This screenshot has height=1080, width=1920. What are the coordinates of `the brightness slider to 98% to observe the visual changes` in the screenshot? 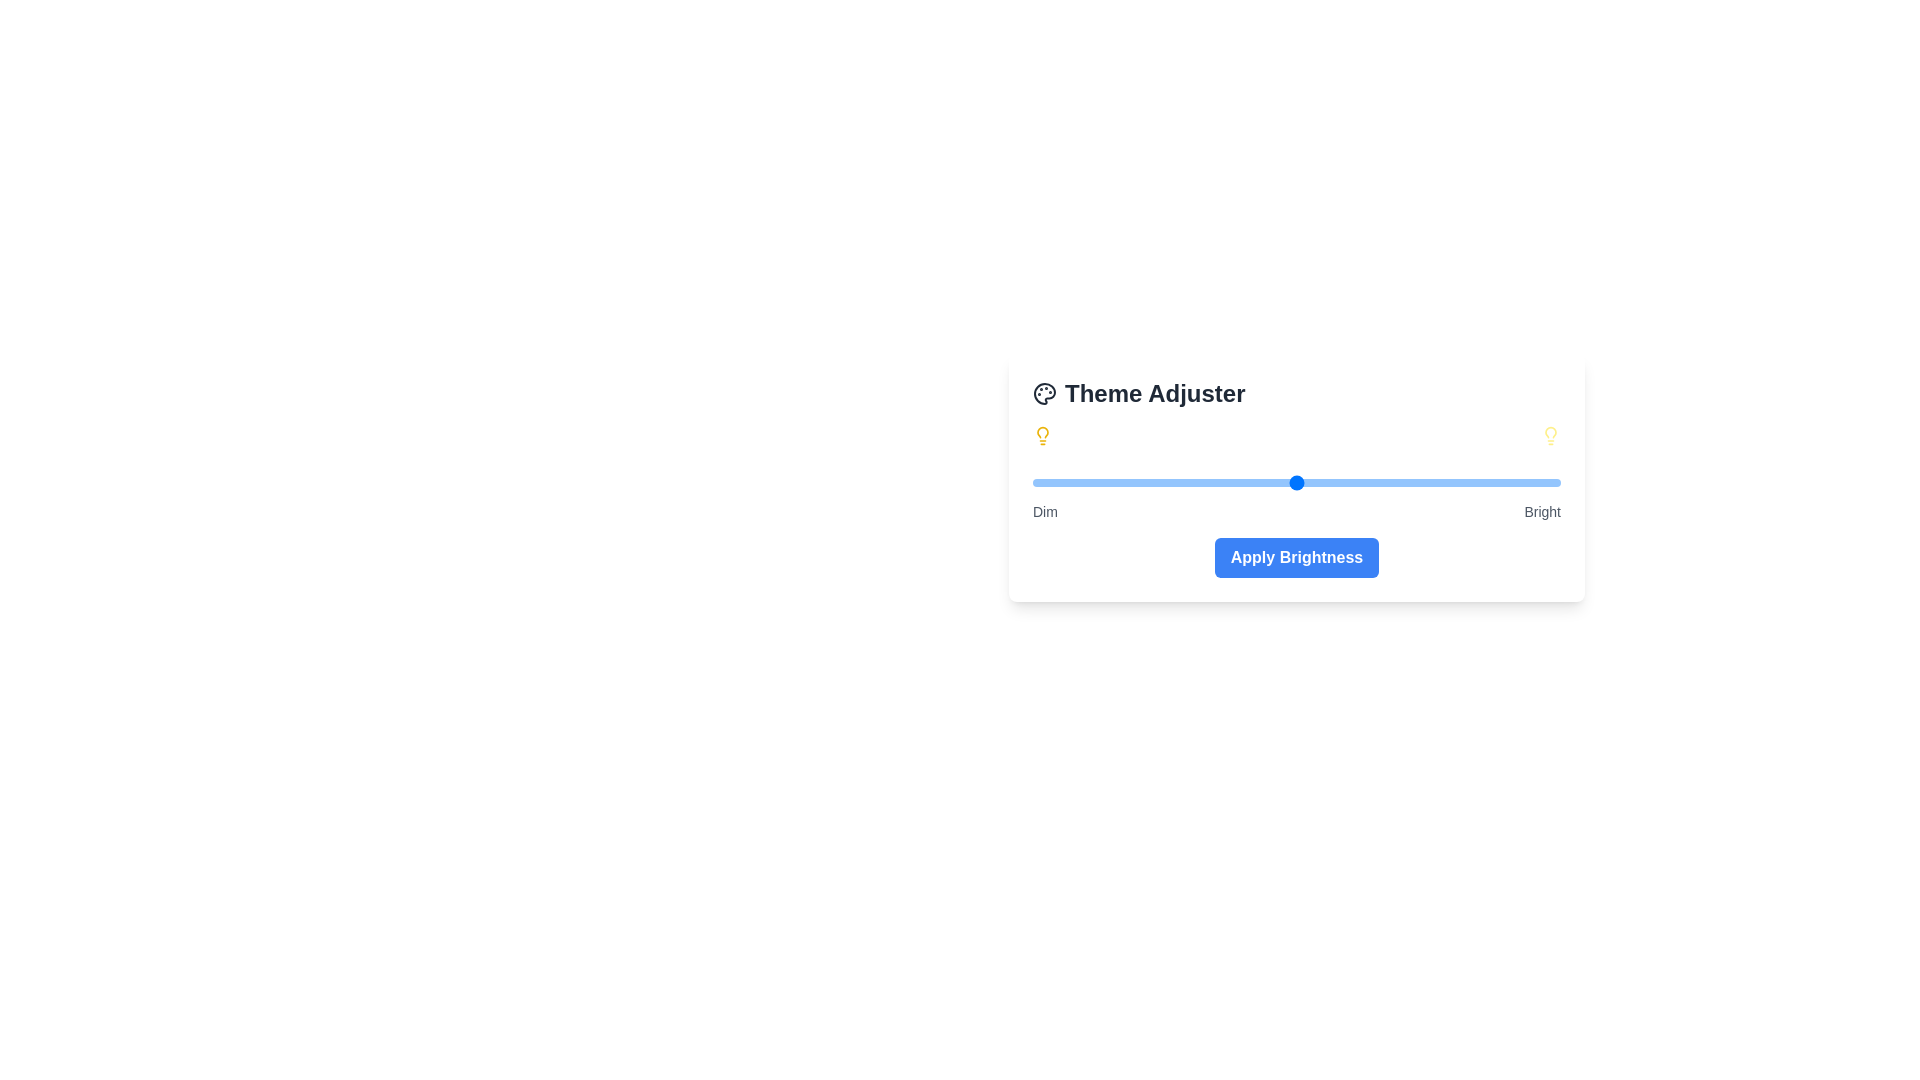 It's located at (1549, 482).